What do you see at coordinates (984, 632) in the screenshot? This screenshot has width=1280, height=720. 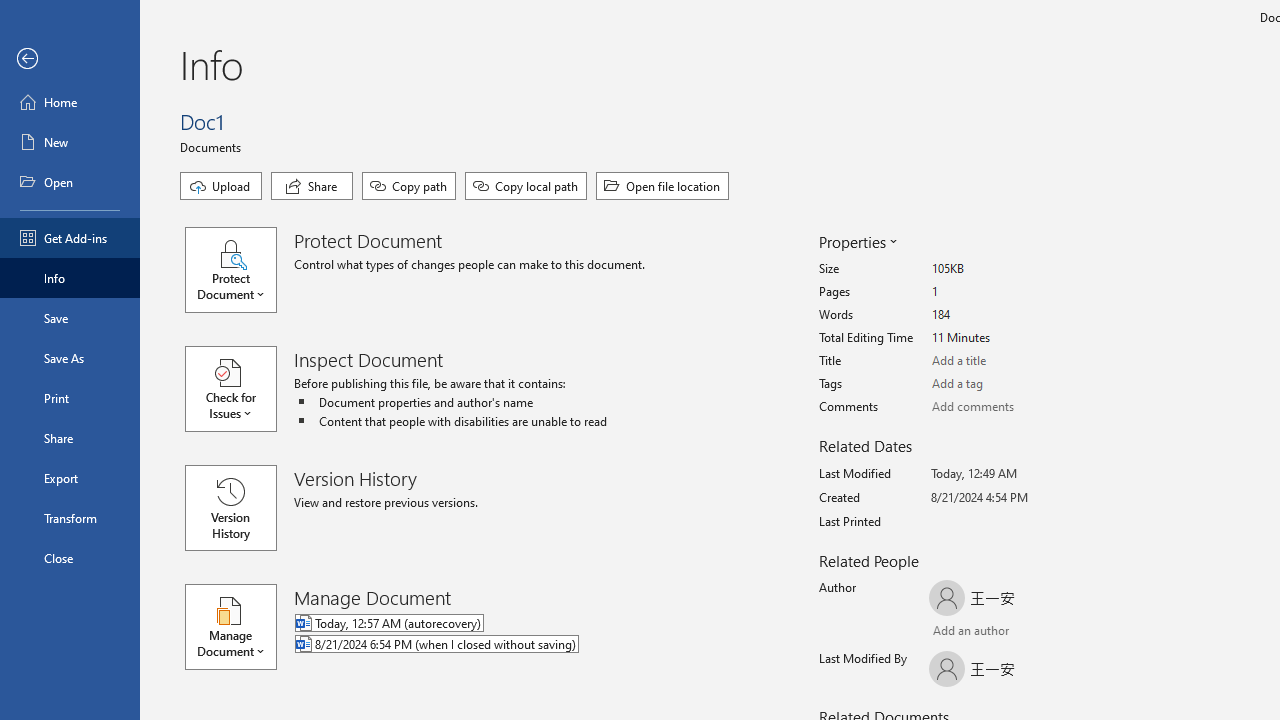 I see `'Verify Names'` at bounding box center [984, 632].